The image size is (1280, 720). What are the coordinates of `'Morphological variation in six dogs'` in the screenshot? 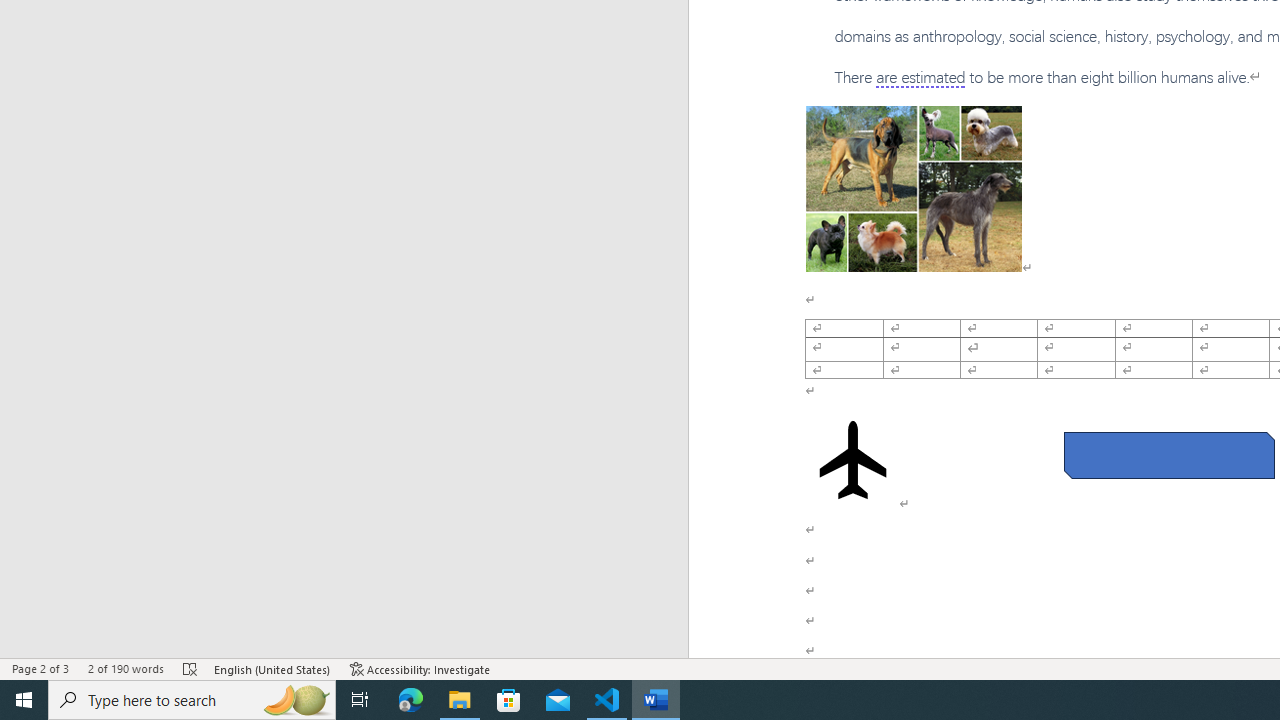 It's located at (912, 189).